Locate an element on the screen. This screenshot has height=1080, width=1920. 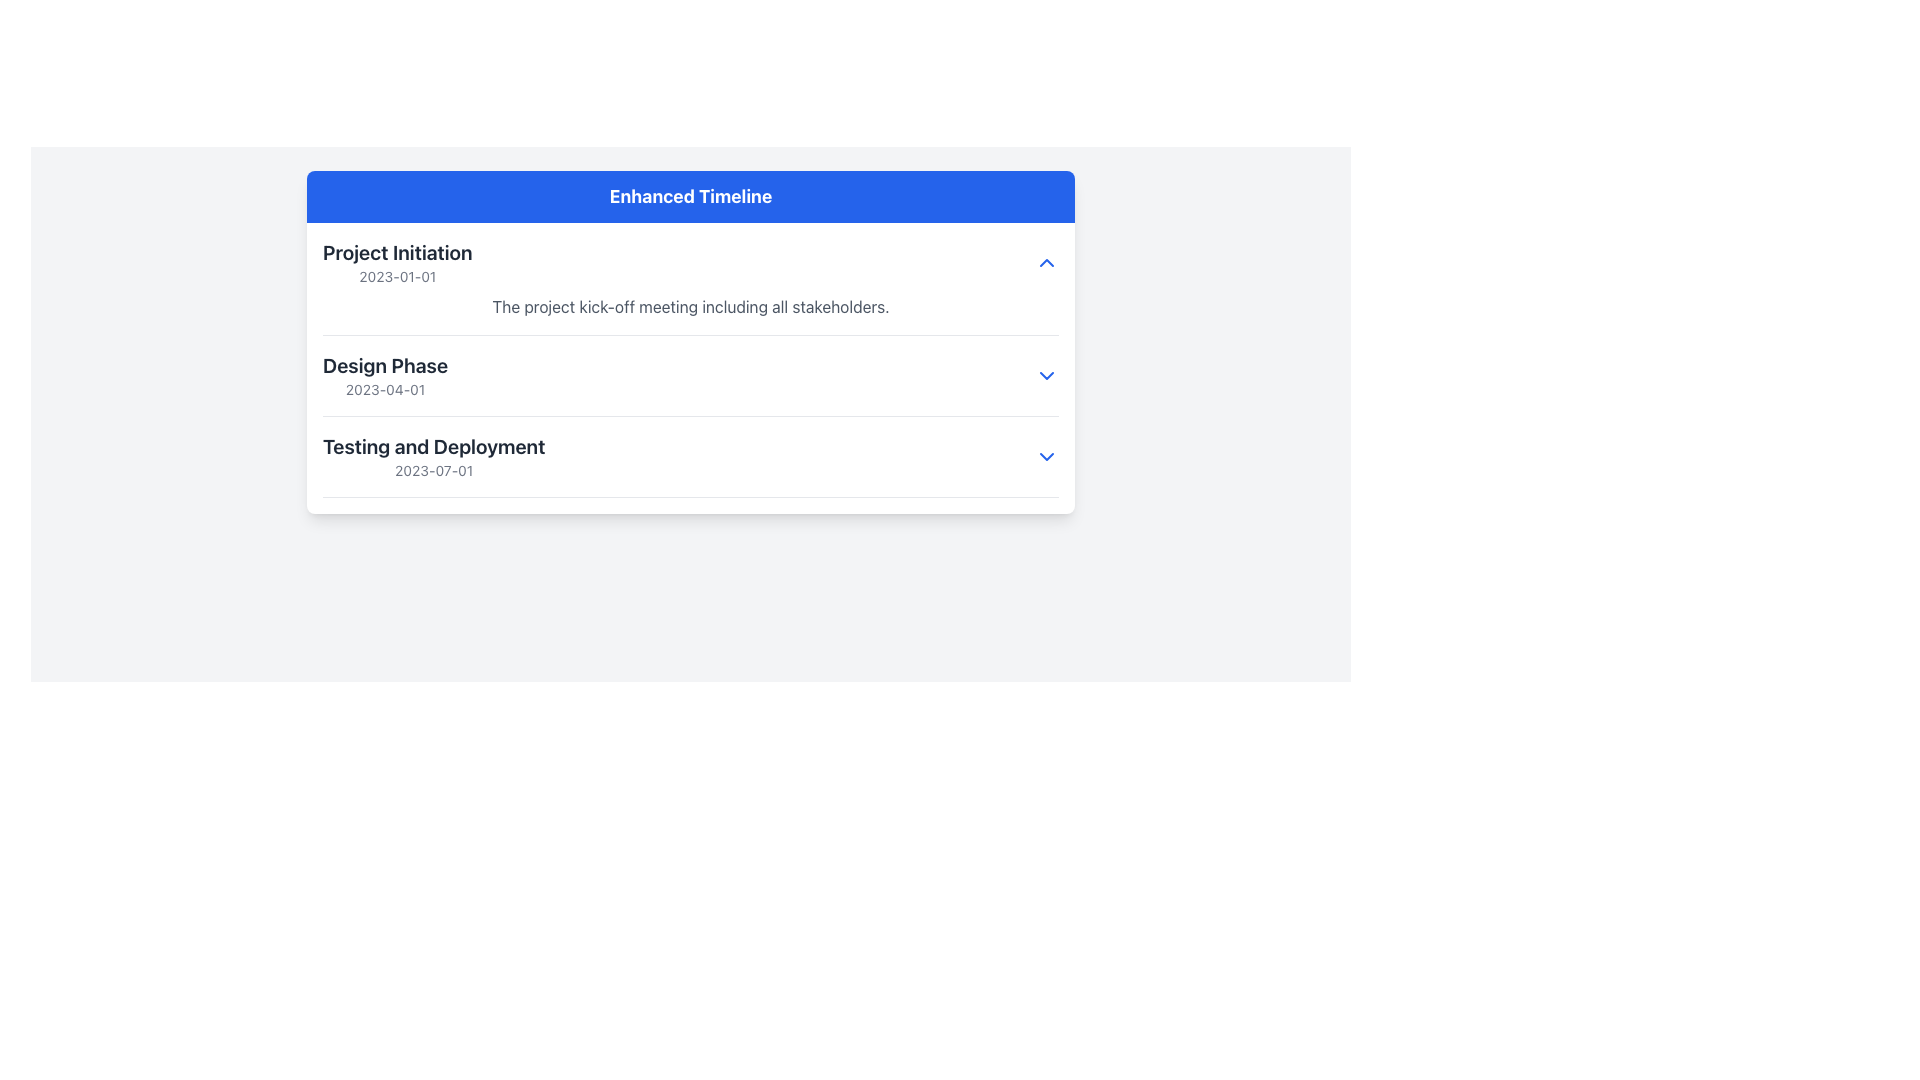
the upward chevron arrow icon button located in the top-right corner of the 'Project Initiation' section within the 'Enhanced Timeline' component is located at coordinates (1045, 261).